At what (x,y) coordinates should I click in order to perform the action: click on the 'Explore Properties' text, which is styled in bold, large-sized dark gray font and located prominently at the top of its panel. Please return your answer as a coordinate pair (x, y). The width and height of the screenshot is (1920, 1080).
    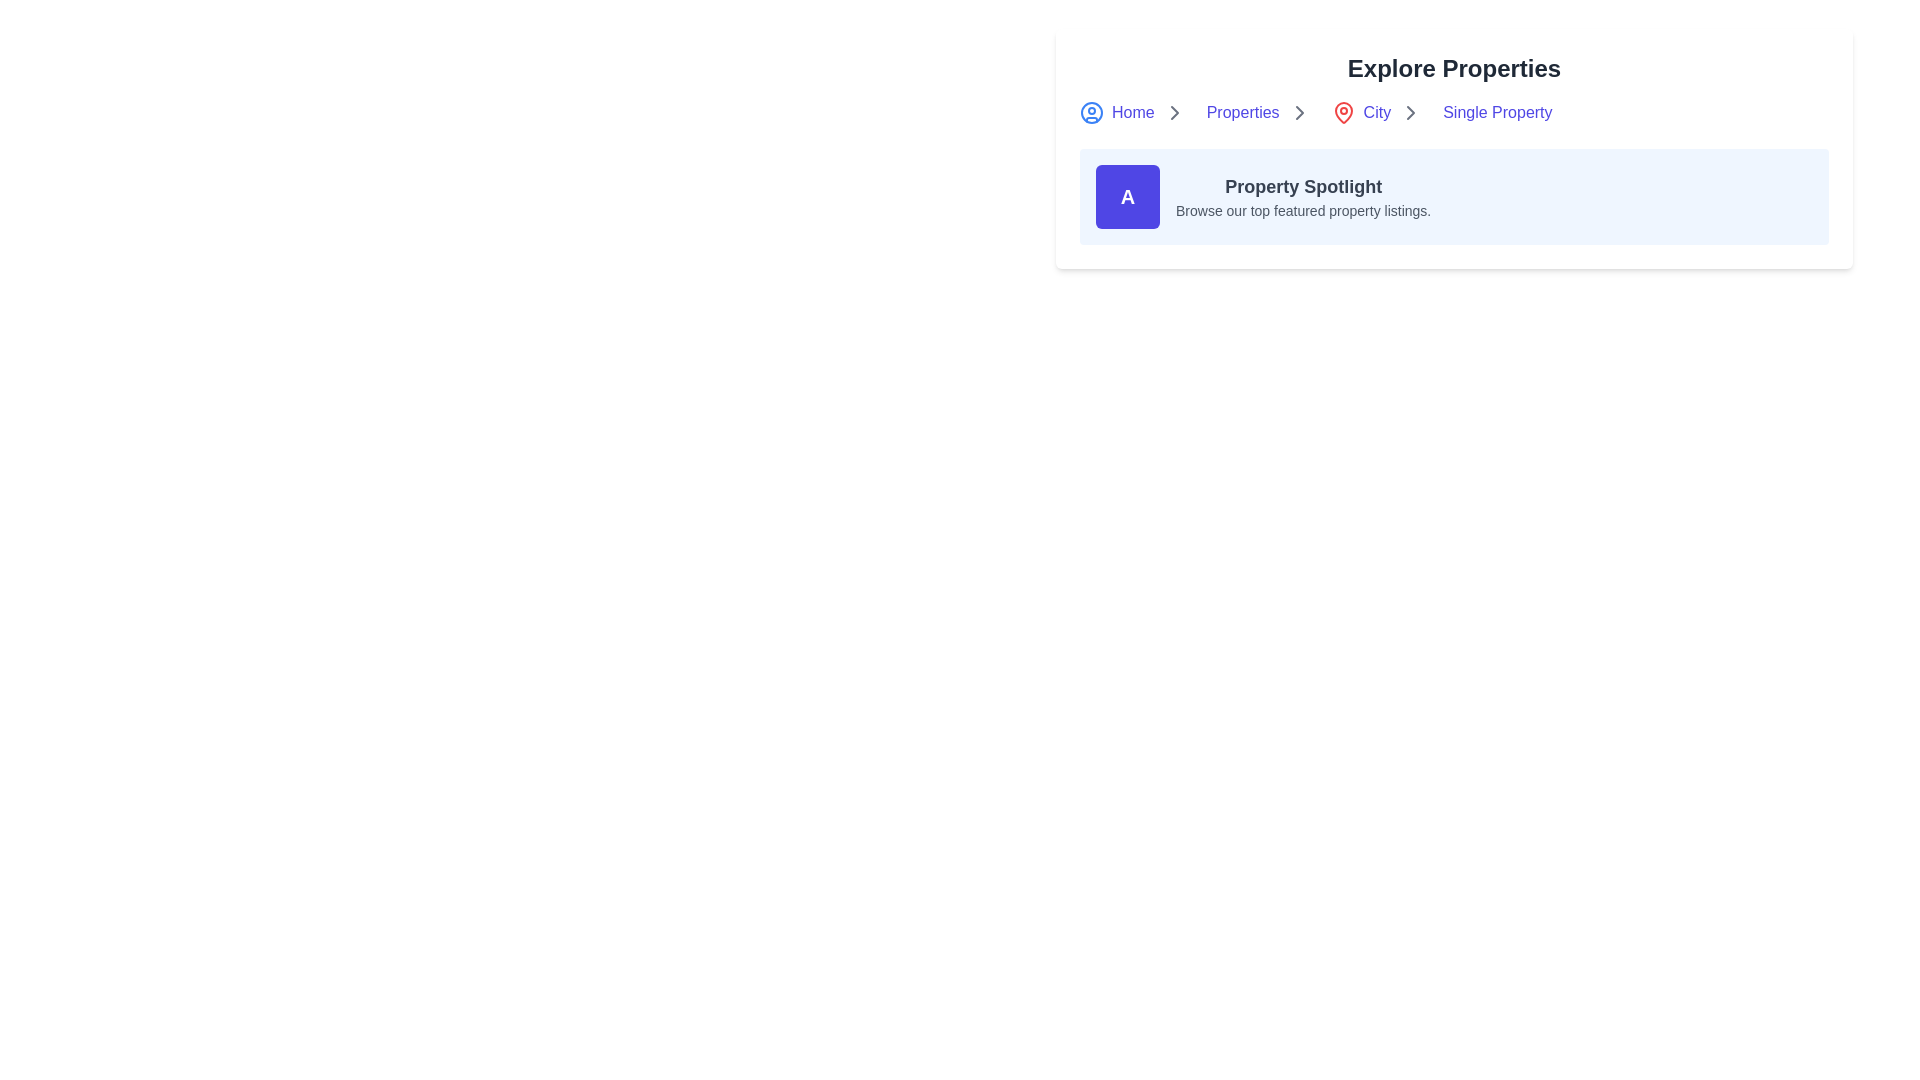
    Looking at the image, I should click on (1454, 68).